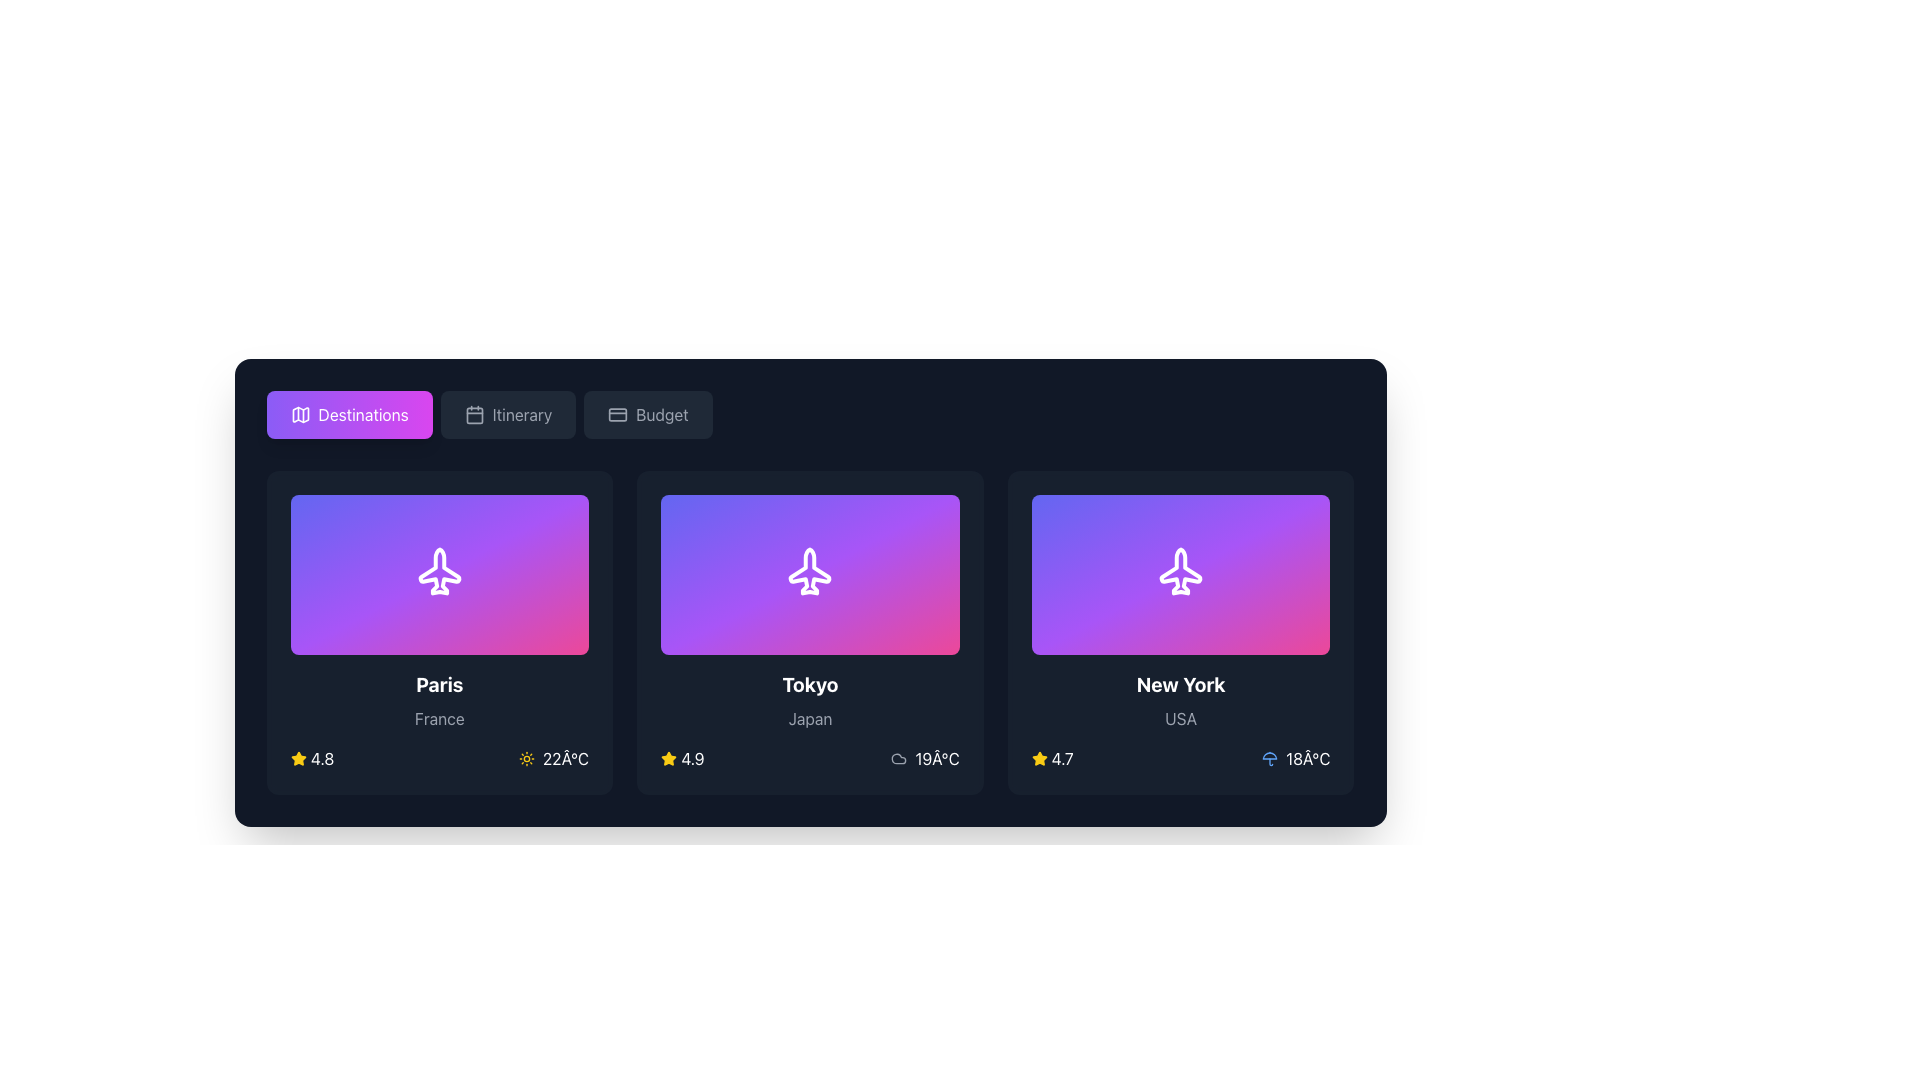 The height and width of the screenshot is (1080, 1920). Describe the element at coordinates (936, 759) in the screenshot. I see `the text label displaying '19Â°C' in white color, located at the bottom-right corner of the 'Tokyo' card, near the weather icon` at that location.